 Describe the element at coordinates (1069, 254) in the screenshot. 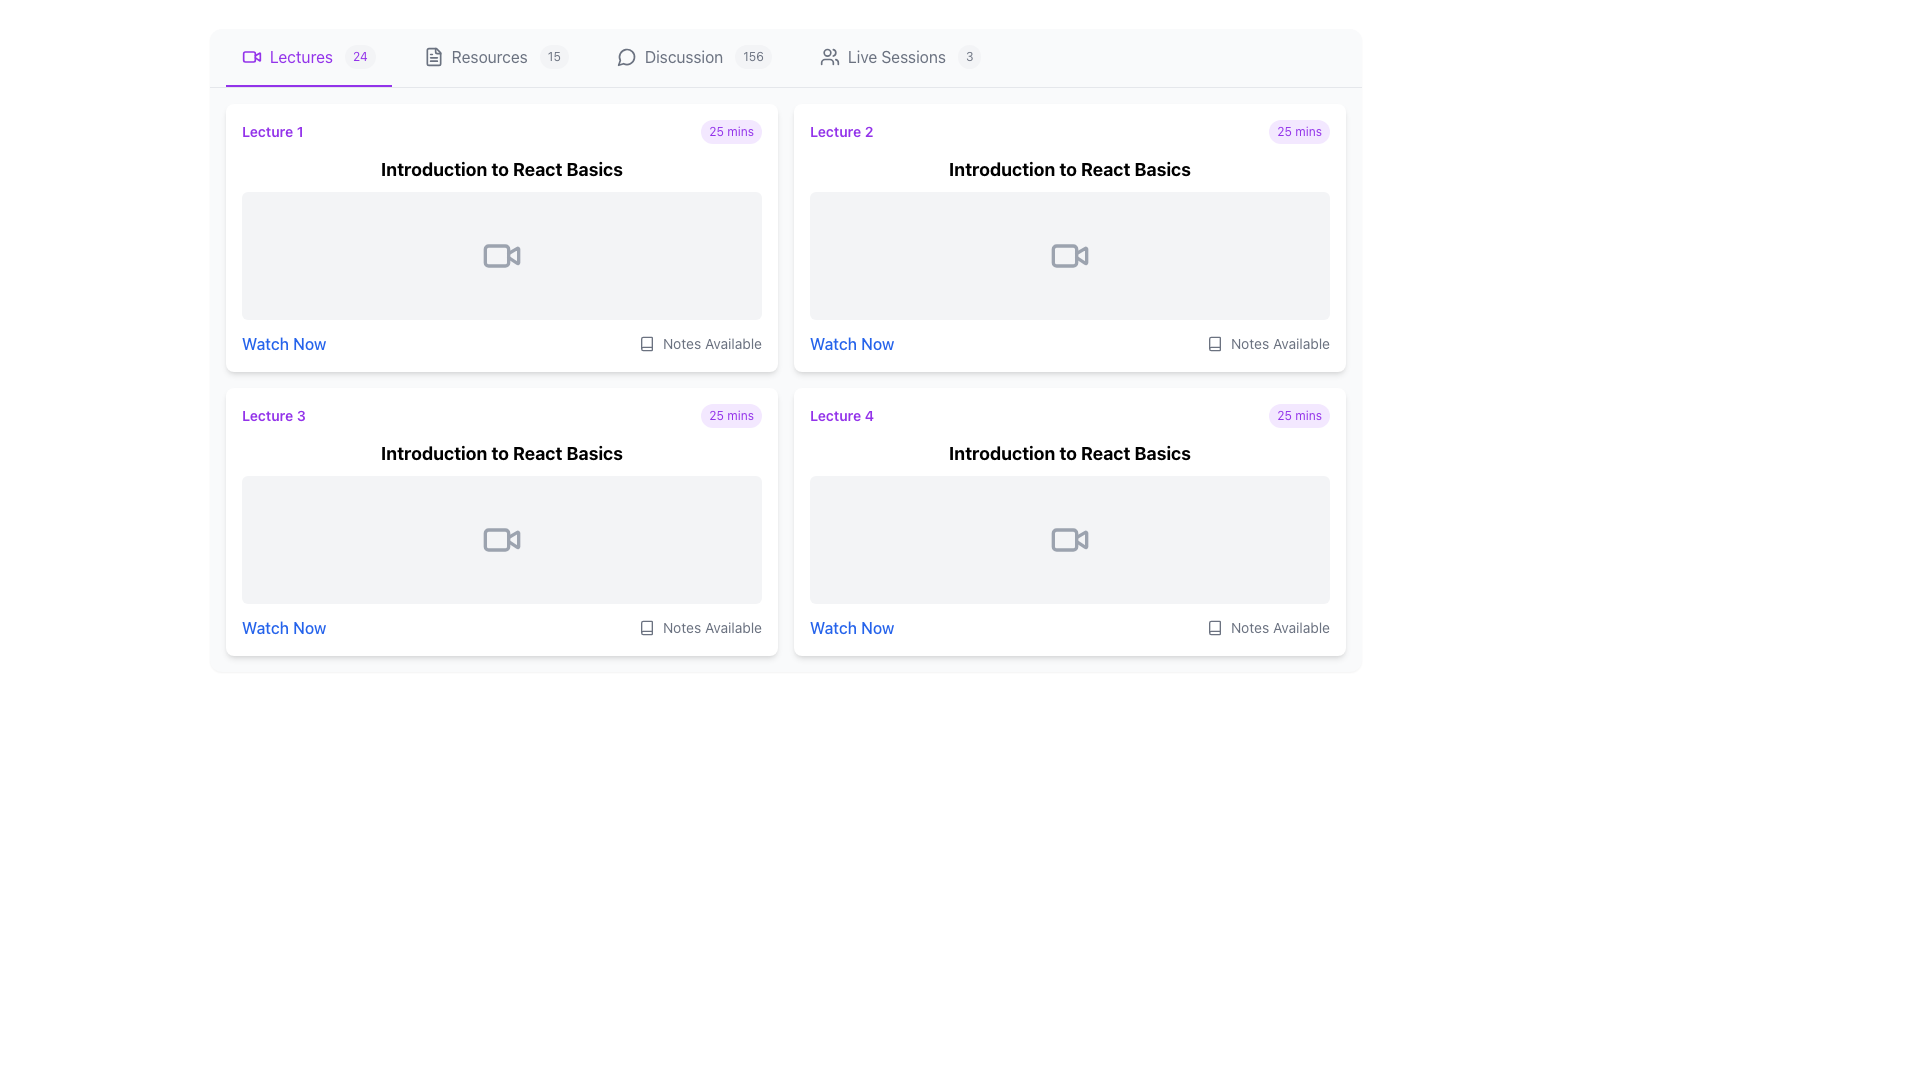

I see `the video icon located inside the second lecture's card in the top-right quadrant of the displayed grid, which represents a placeholder for a video thumbnail or play icon` at that location.